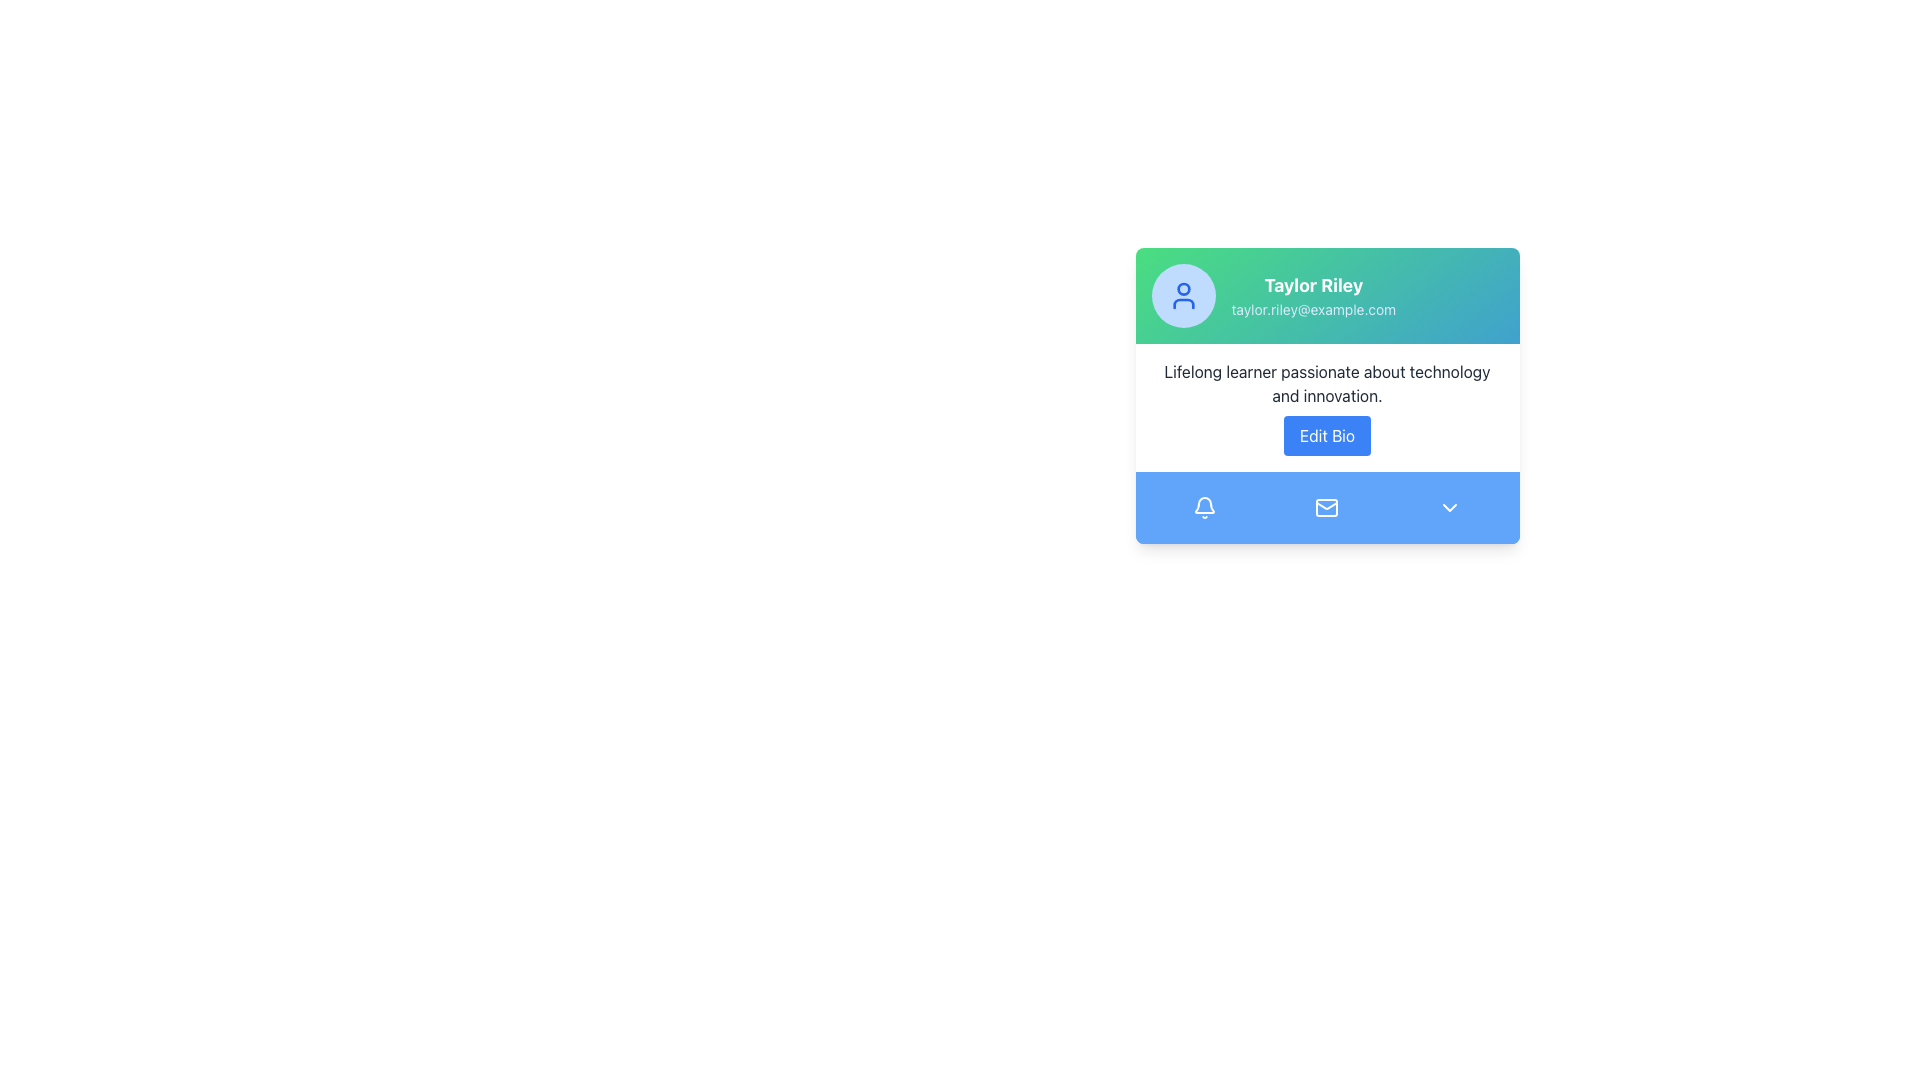 This screenshot has width=1920, height=1080. What do you see at coordinates (1327, 504) in the screenshot?
I see `the message/email/notification icon located in the blue section beneath the user profile card, which is the second element from the left in the icon set` at bounding box center [1327, 504].